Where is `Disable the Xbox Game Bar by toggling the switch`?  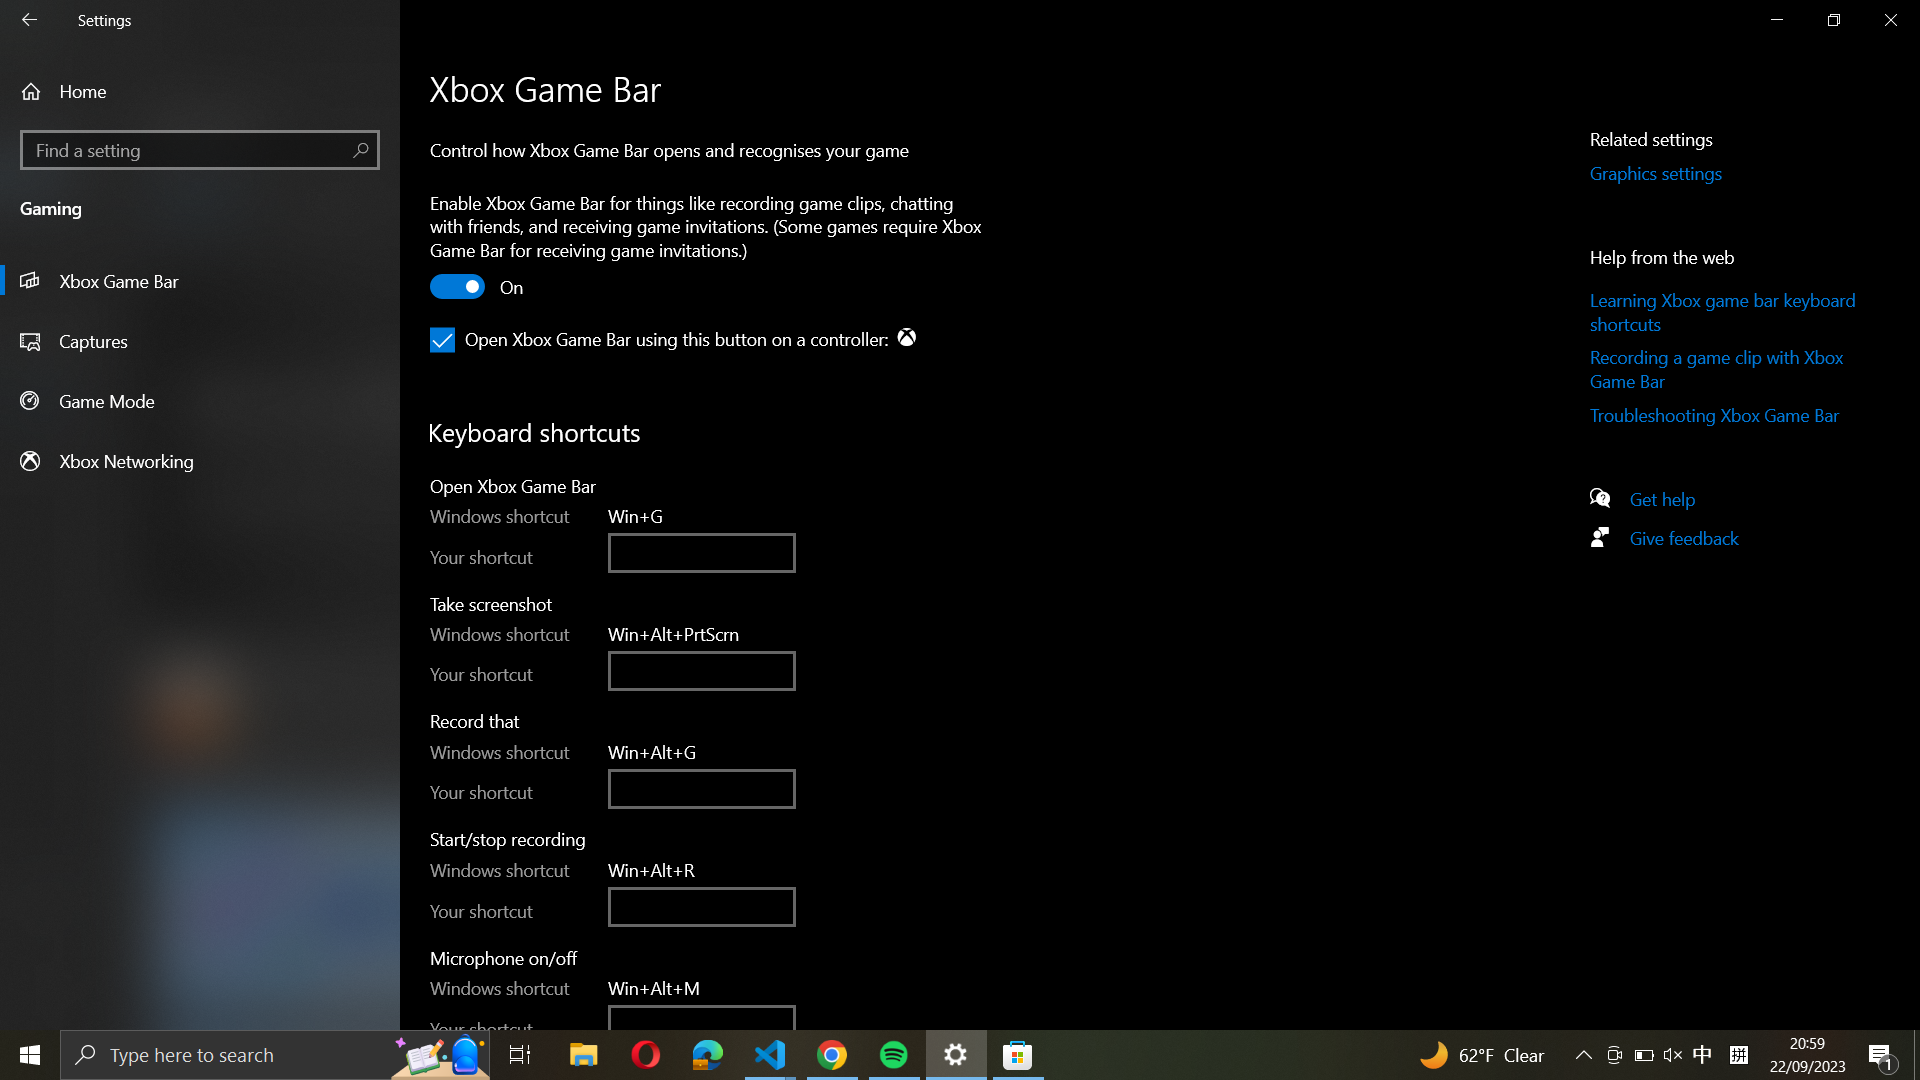
Disable the Xbox Game Bar by toggling the switch is located at coordinates (458, 289).